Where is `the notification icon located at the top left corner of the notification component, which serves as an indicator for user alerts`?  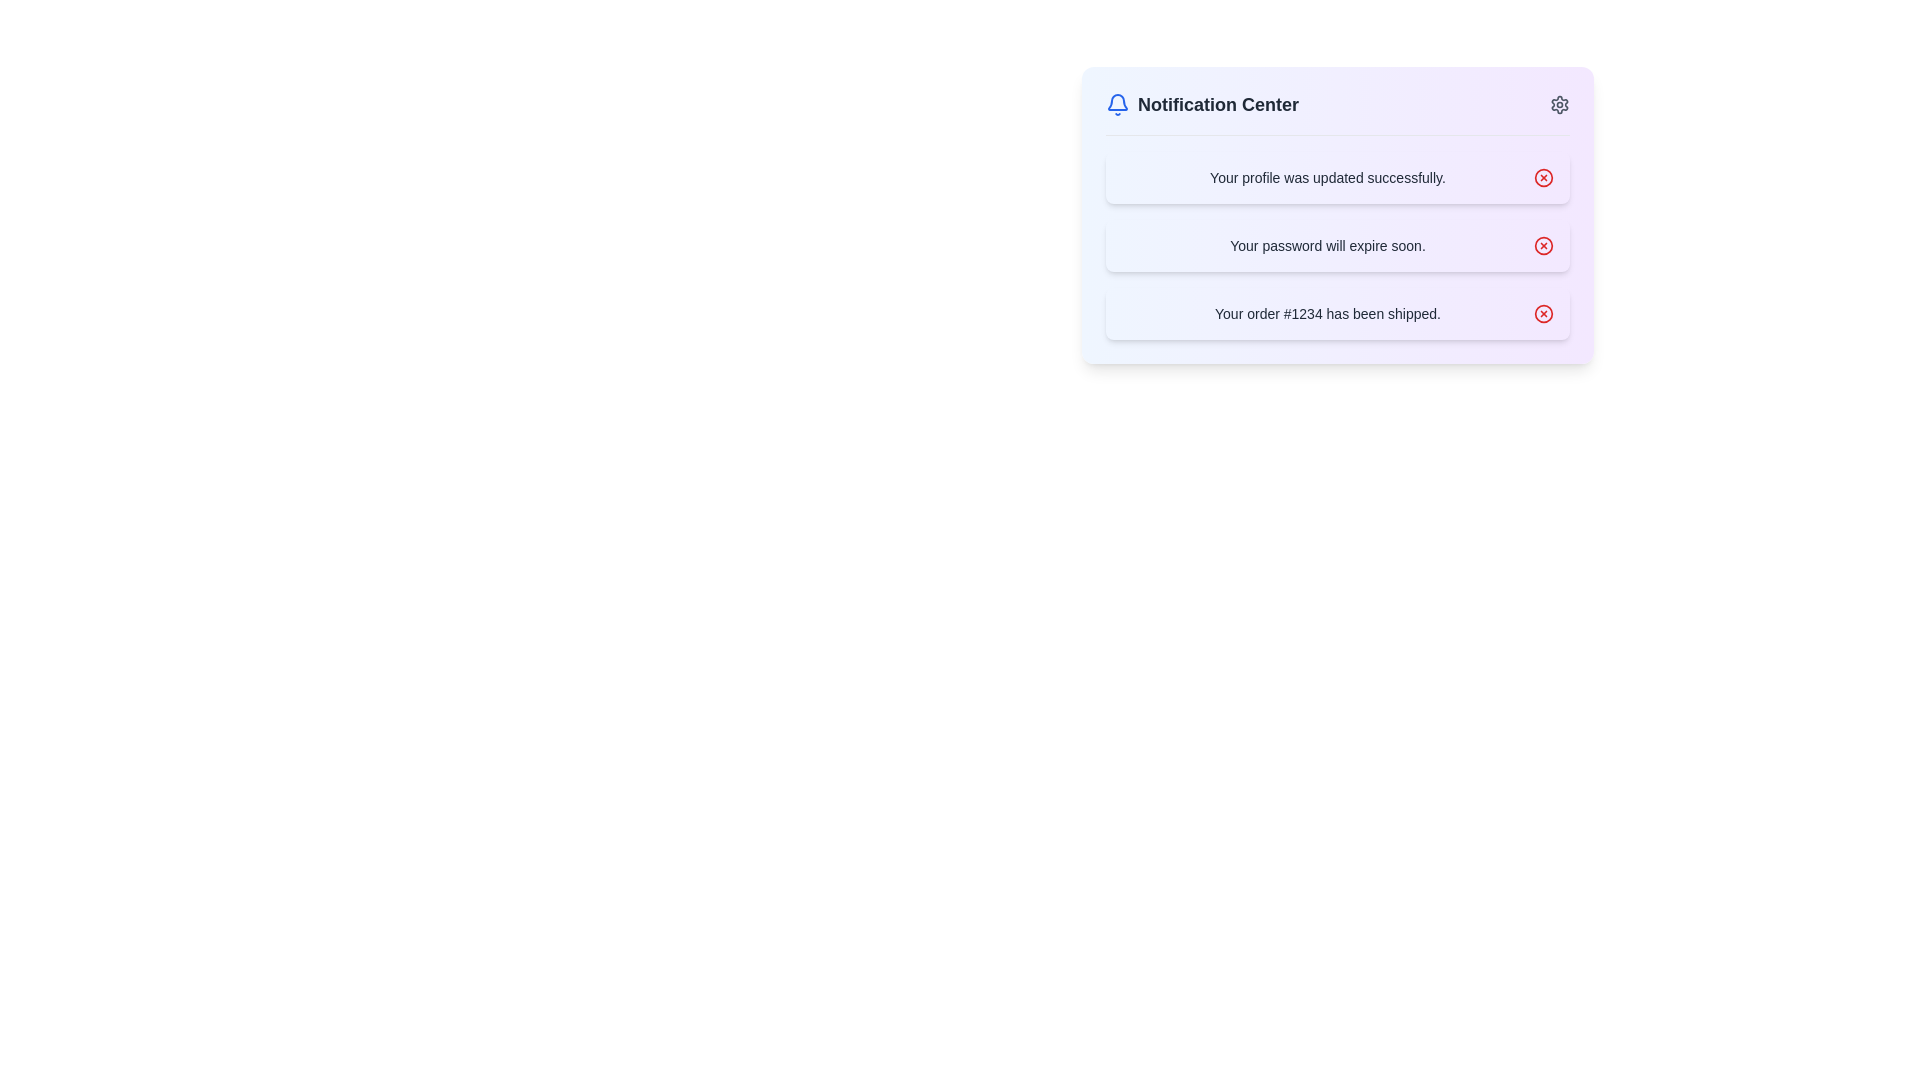 the notification icon located at the top left corner of the notification component, which serves as an indicator for user alerts is located at coordinates (1117, 102).